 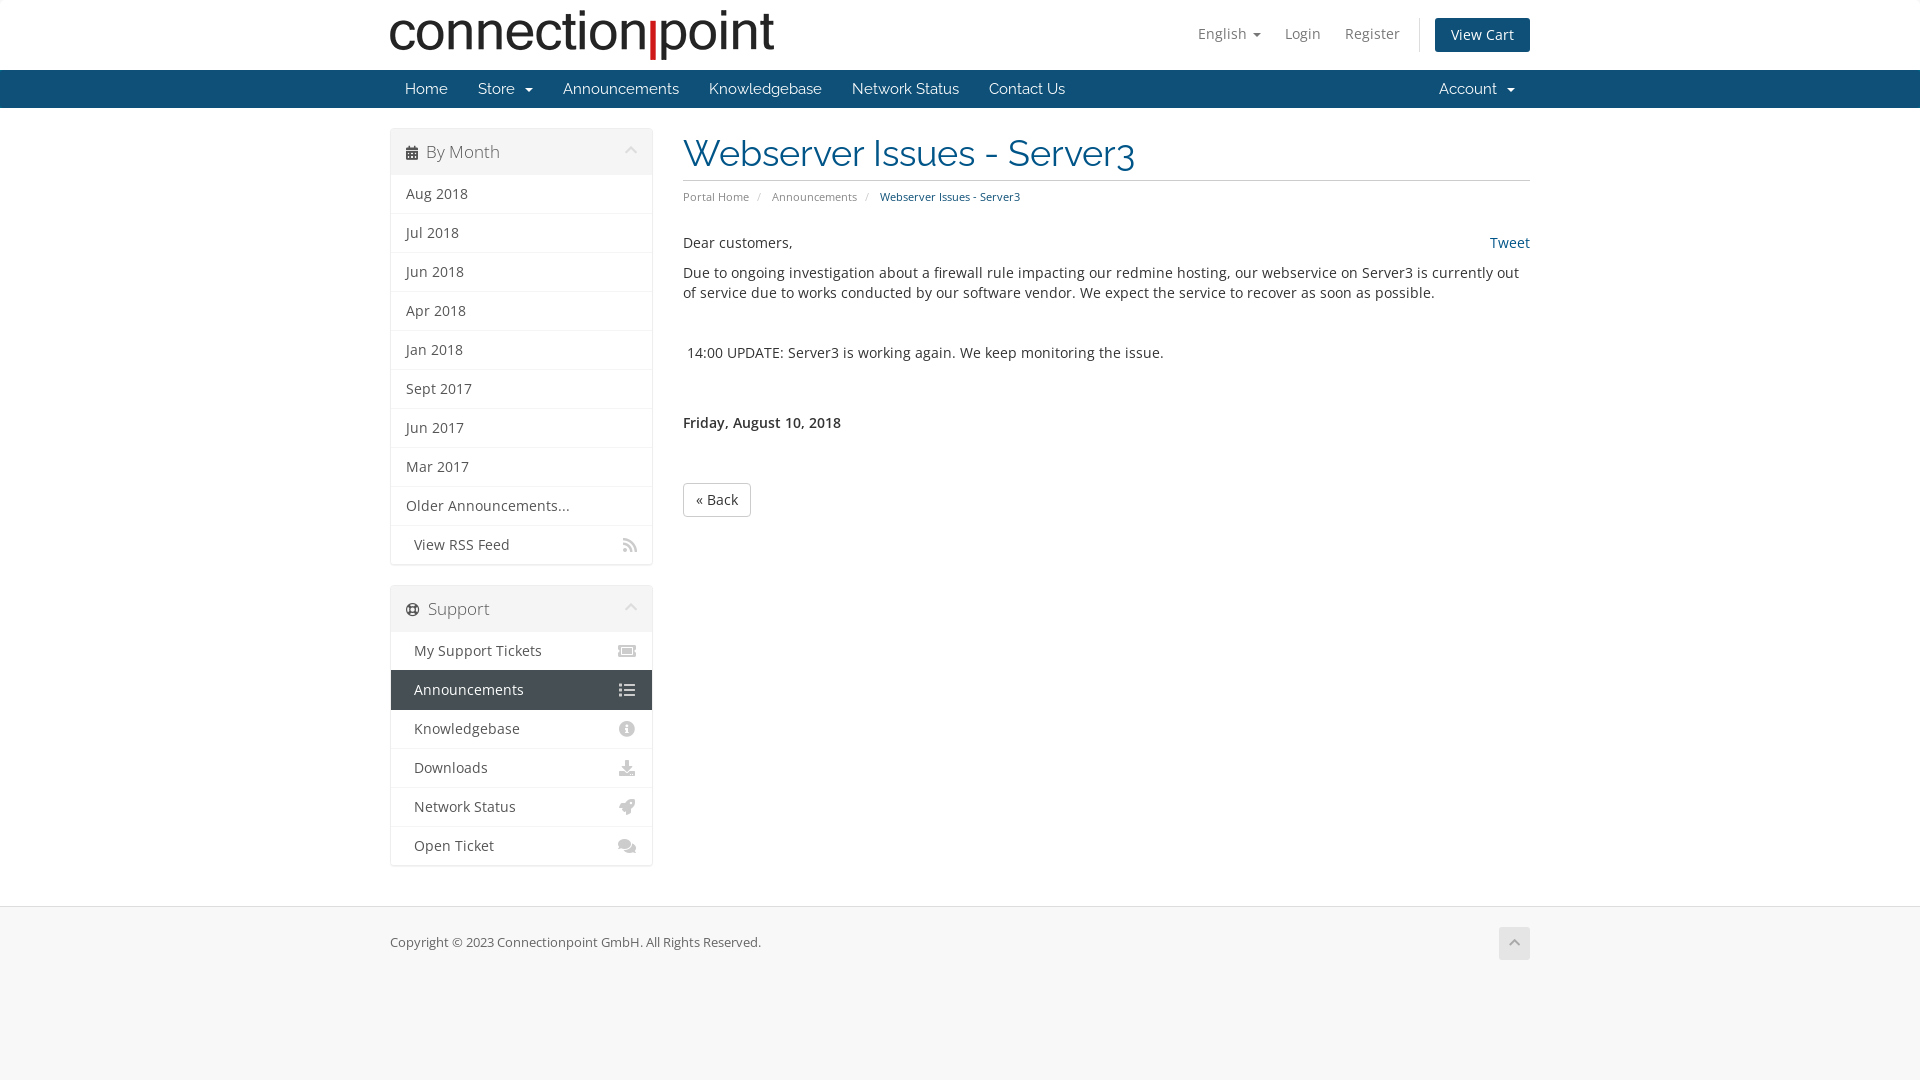 I want to click on 'Older Announcements...', so click(x=521, y=504).